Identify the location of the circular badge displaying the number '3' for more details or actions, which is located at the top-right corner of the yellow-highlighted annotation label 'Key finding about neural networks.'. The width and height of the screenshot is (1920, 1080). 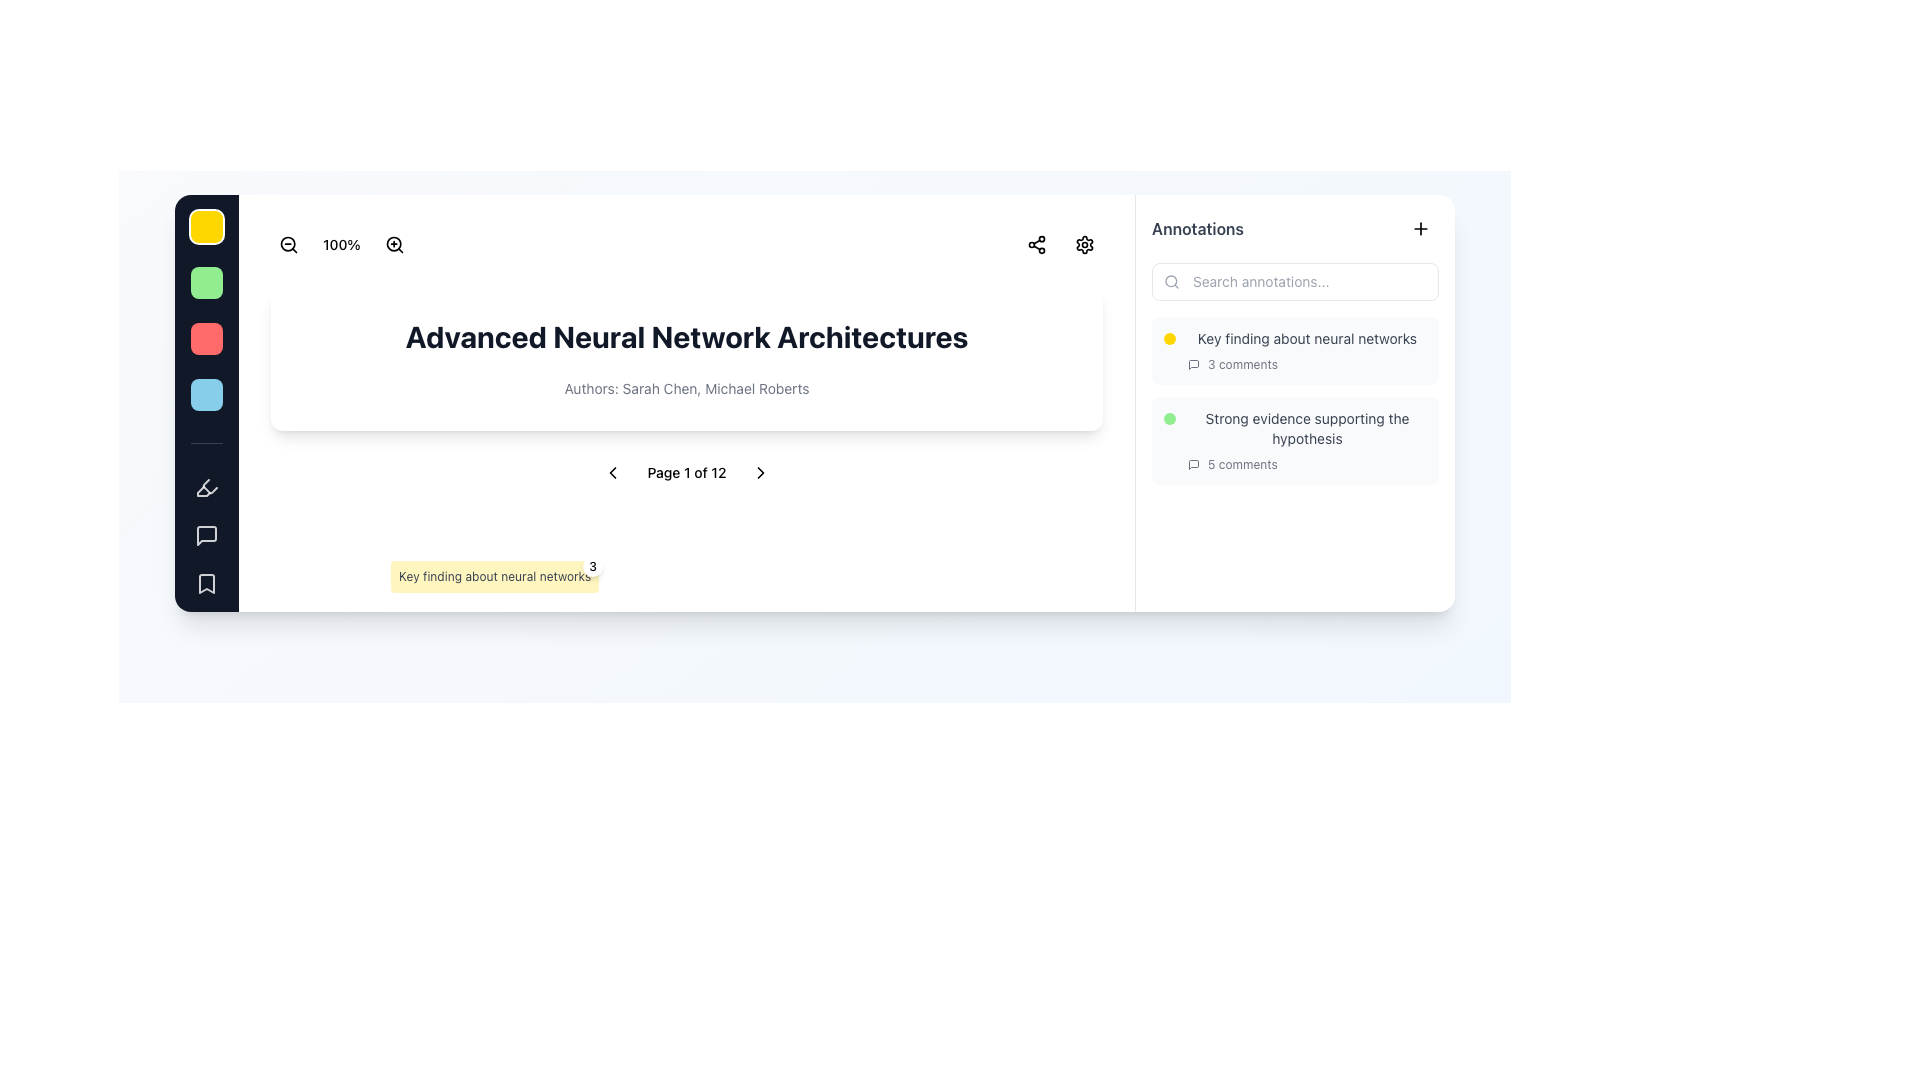
(592, 567).